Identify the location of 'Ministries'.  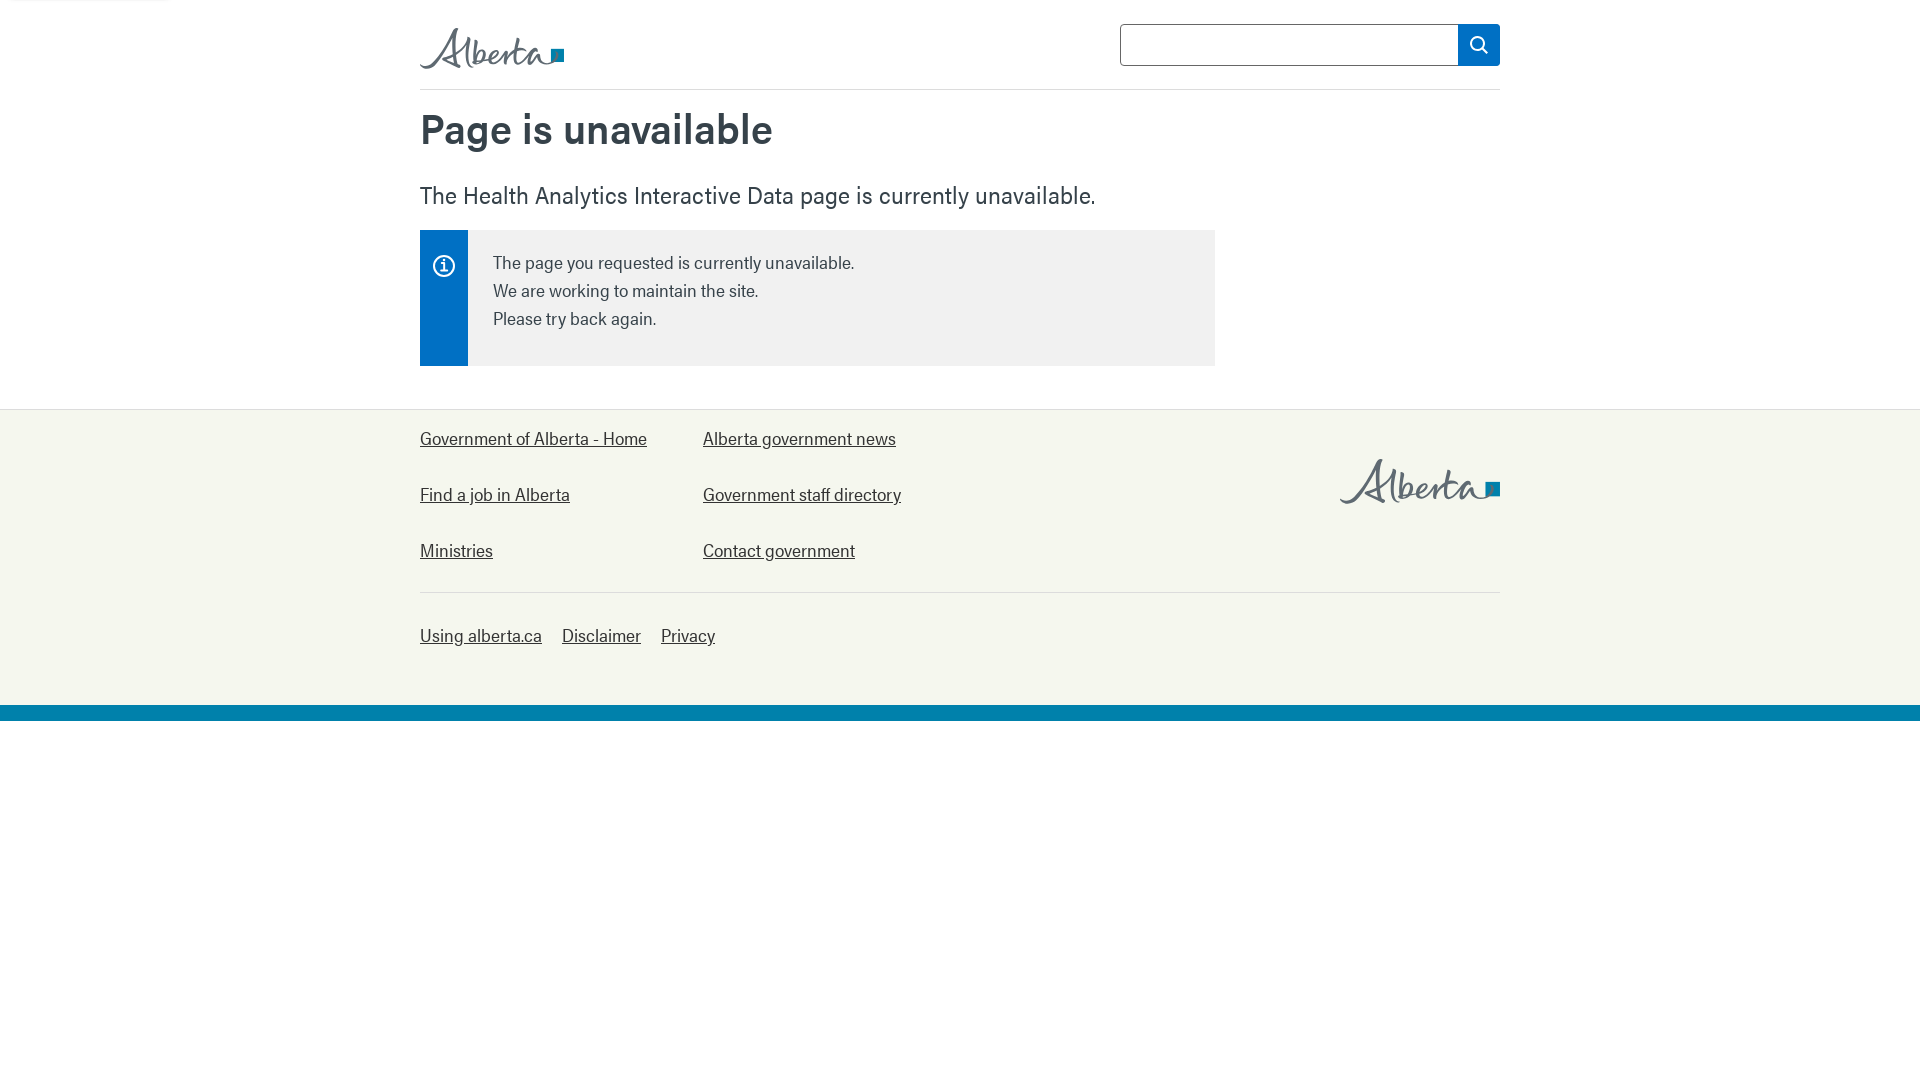
(533, 550).